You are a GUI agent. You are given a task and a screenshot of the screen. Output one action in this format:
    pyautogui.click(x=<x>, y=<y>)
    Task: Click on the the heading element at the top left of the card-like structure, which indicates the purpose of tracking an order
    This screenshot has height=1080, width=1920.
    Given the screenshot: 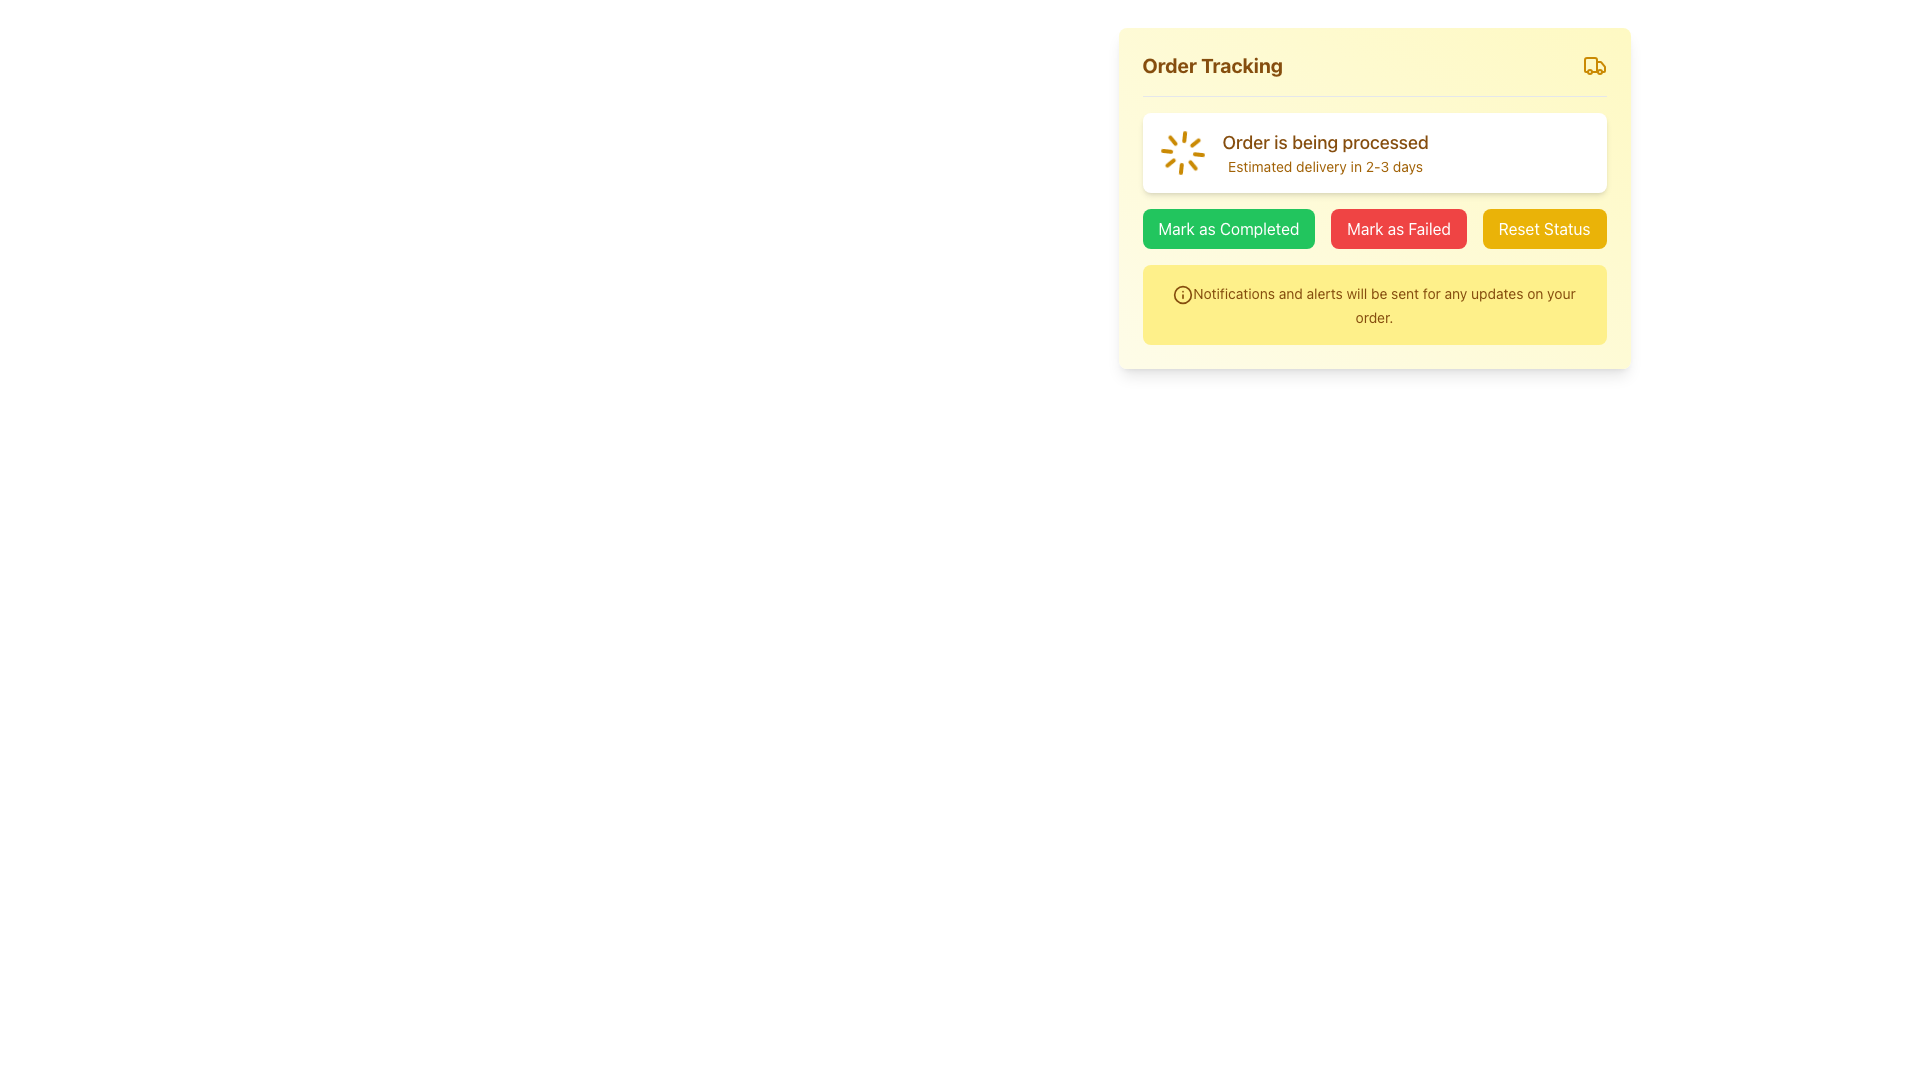 What is the action you would take?
    pyautogui.click(x=1211, y=64)
    